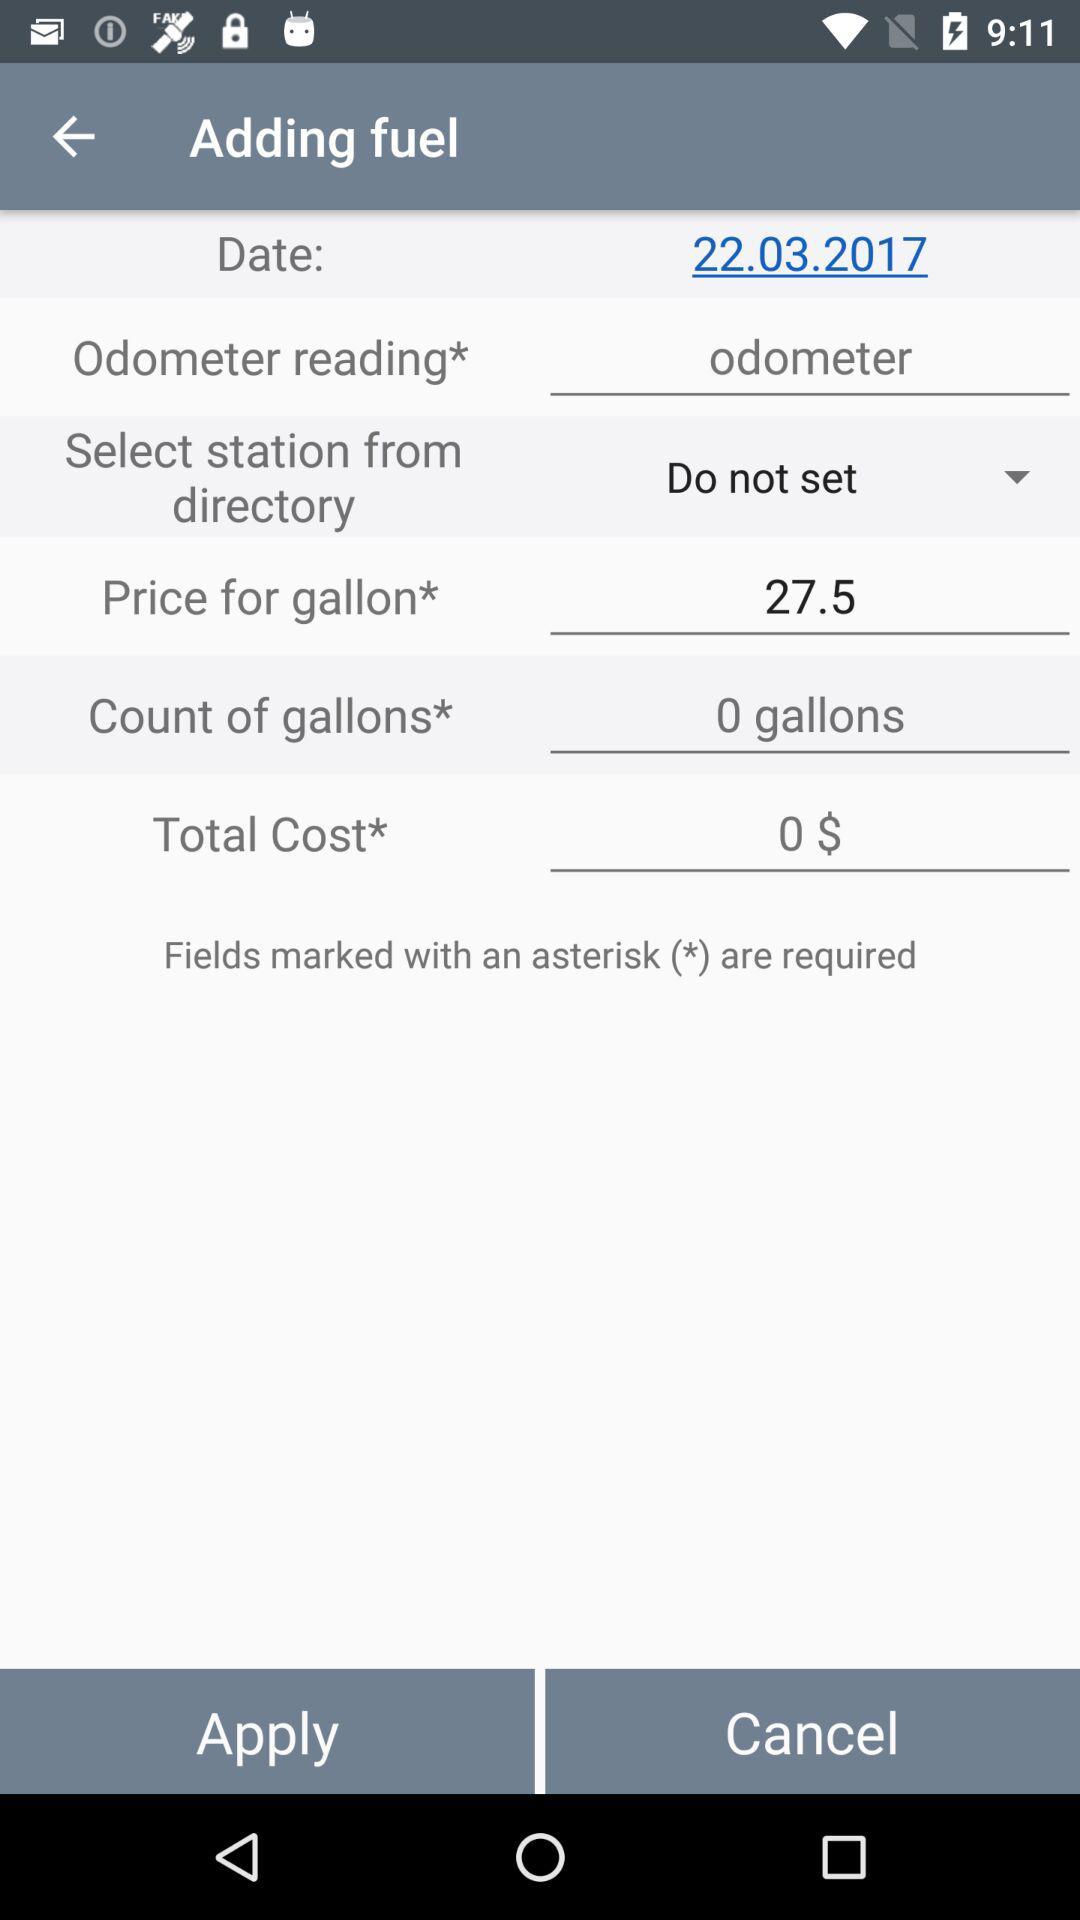 This screenshot has width=1080, height=1920. What do you see at coordinates (810, 714) in the screenshot?
I see `new tap page` at bounding box center [810, 714].